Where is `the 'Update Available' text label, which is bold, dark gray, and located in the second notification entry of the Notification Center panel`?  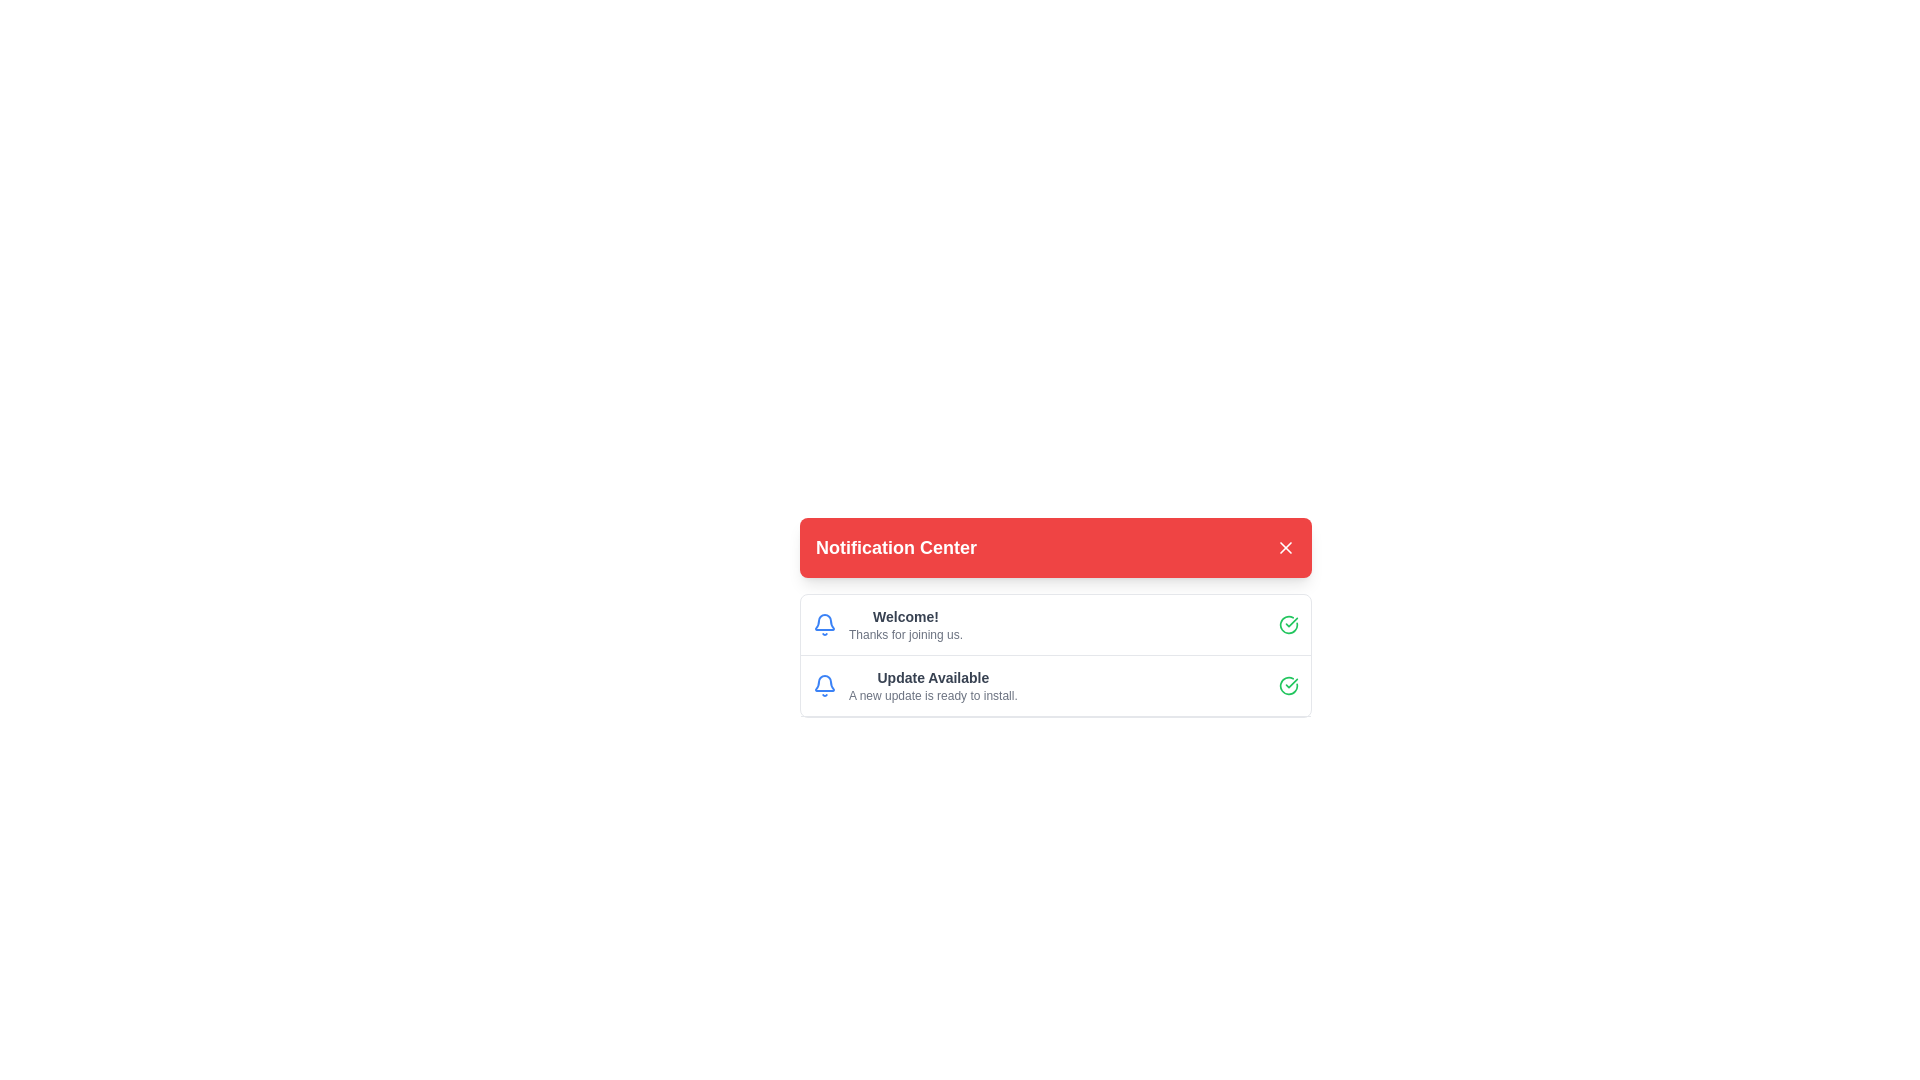 the 'Update Available' text label, which is bold, dark gray, and located in the second notification entry of the Notification Center panel is located at coordinates (932, 677).